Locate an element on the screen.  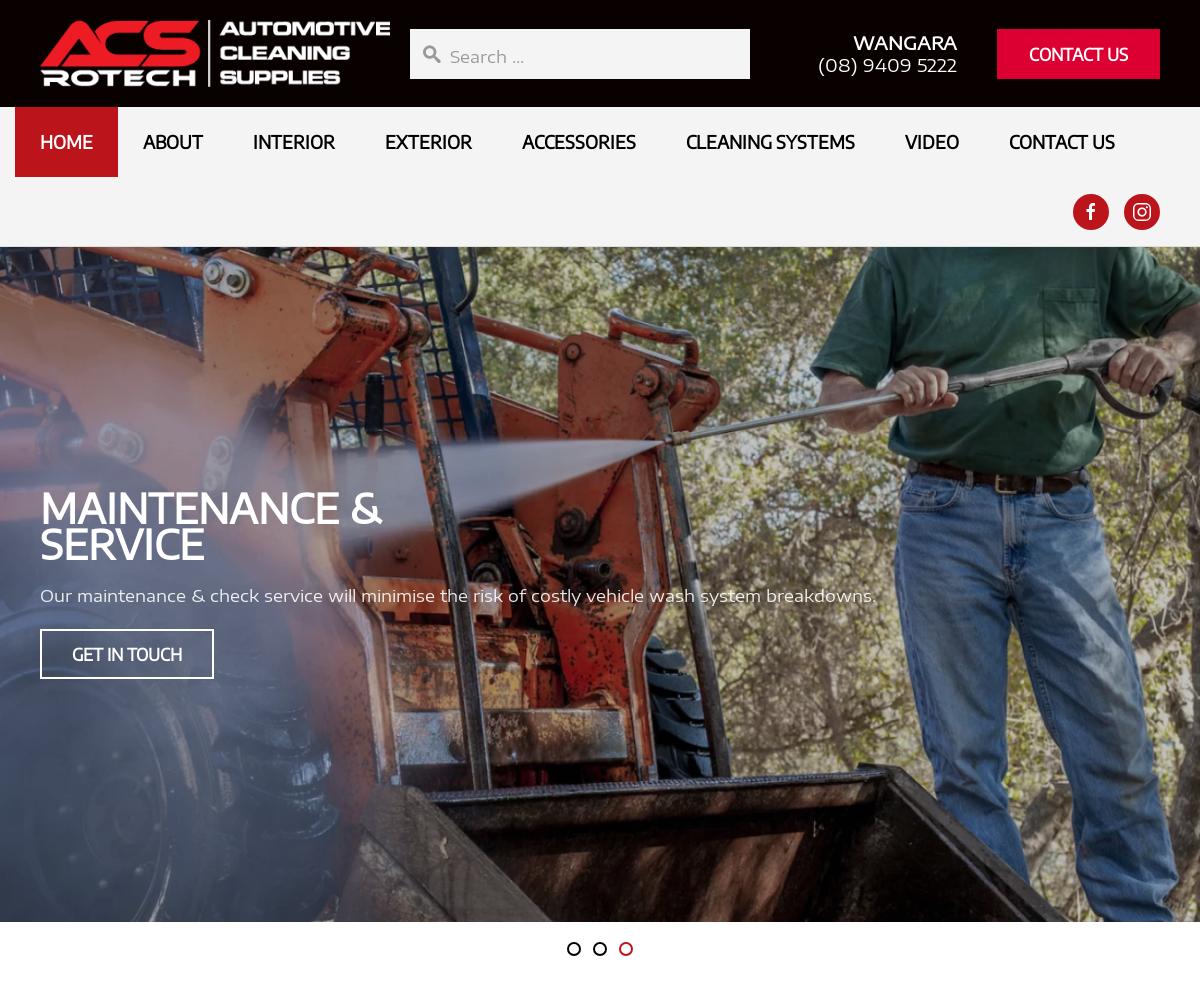
'Interior' is located at coordinates (293, 141).